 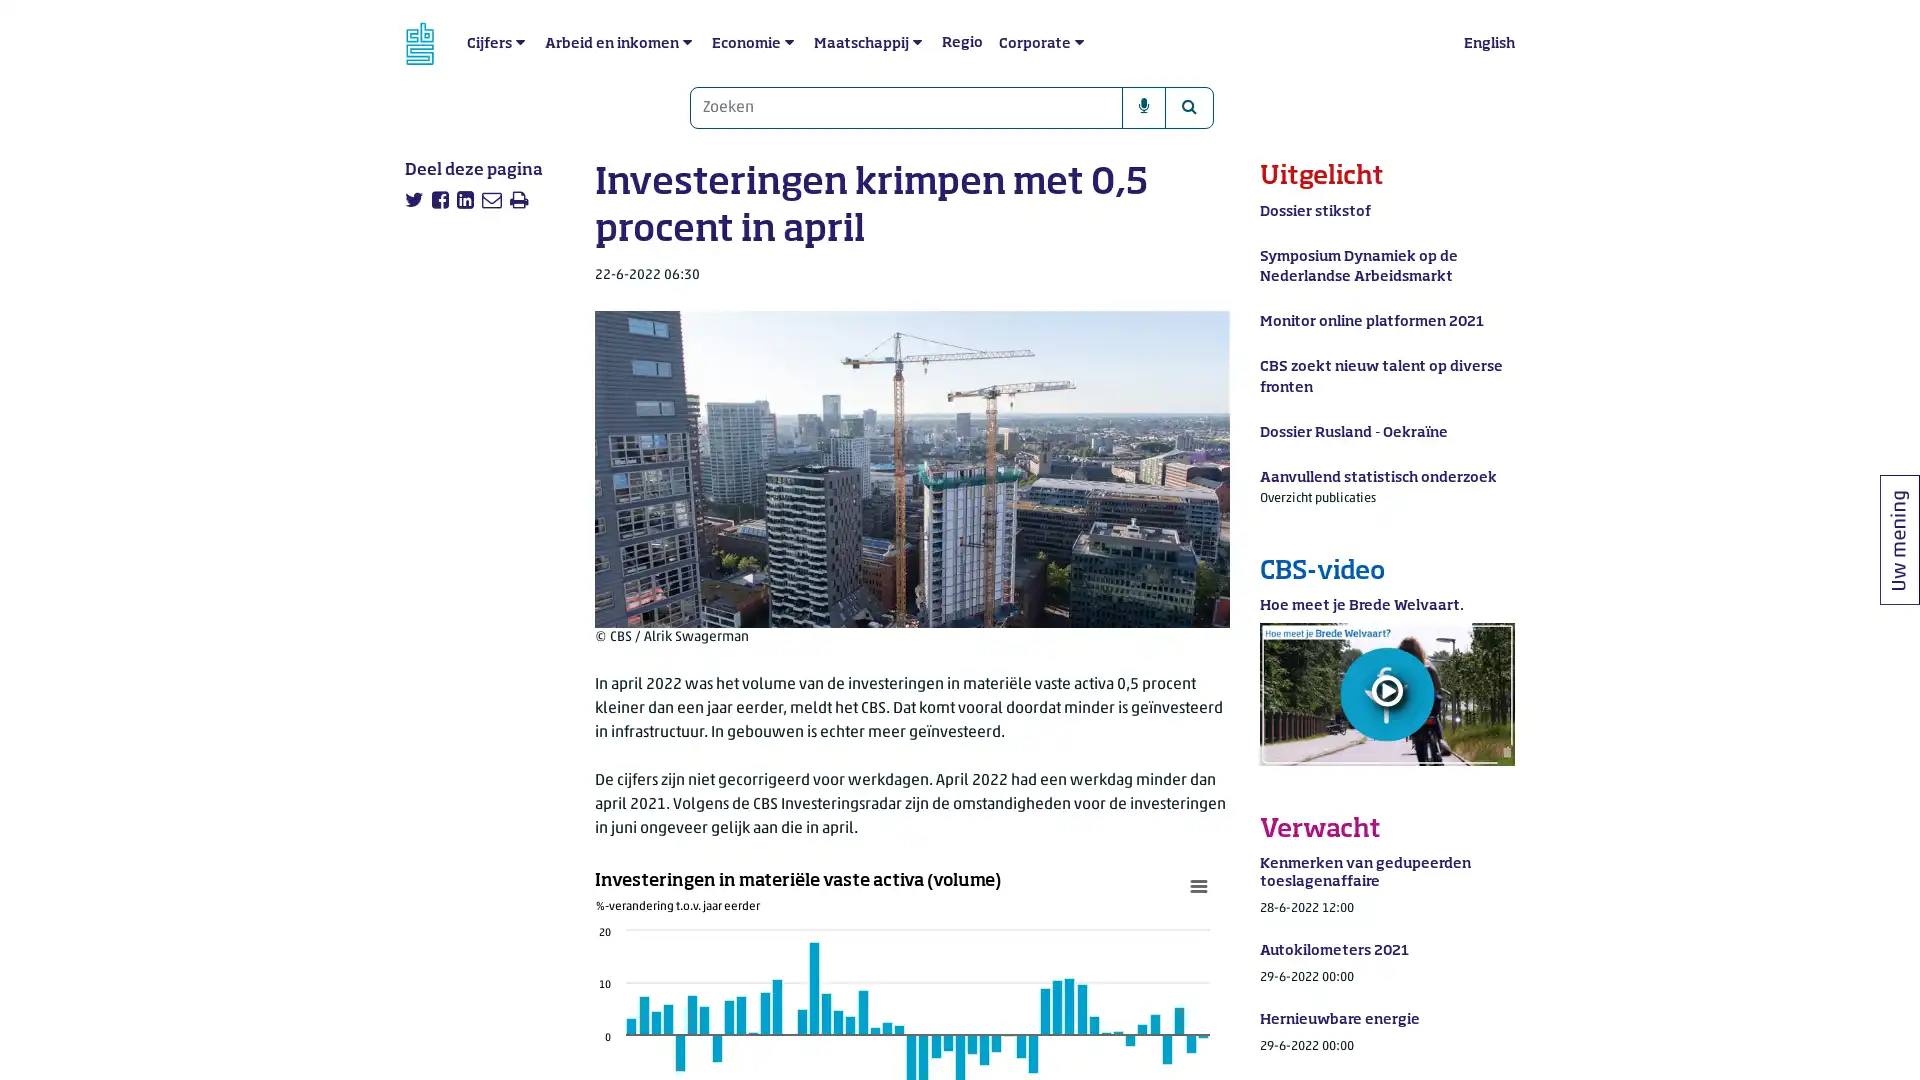 What do you see at coordinates (687, 42) in the screenshot?
I see `submenu Arbeid en inkomen` at bounding box center [687, 42].